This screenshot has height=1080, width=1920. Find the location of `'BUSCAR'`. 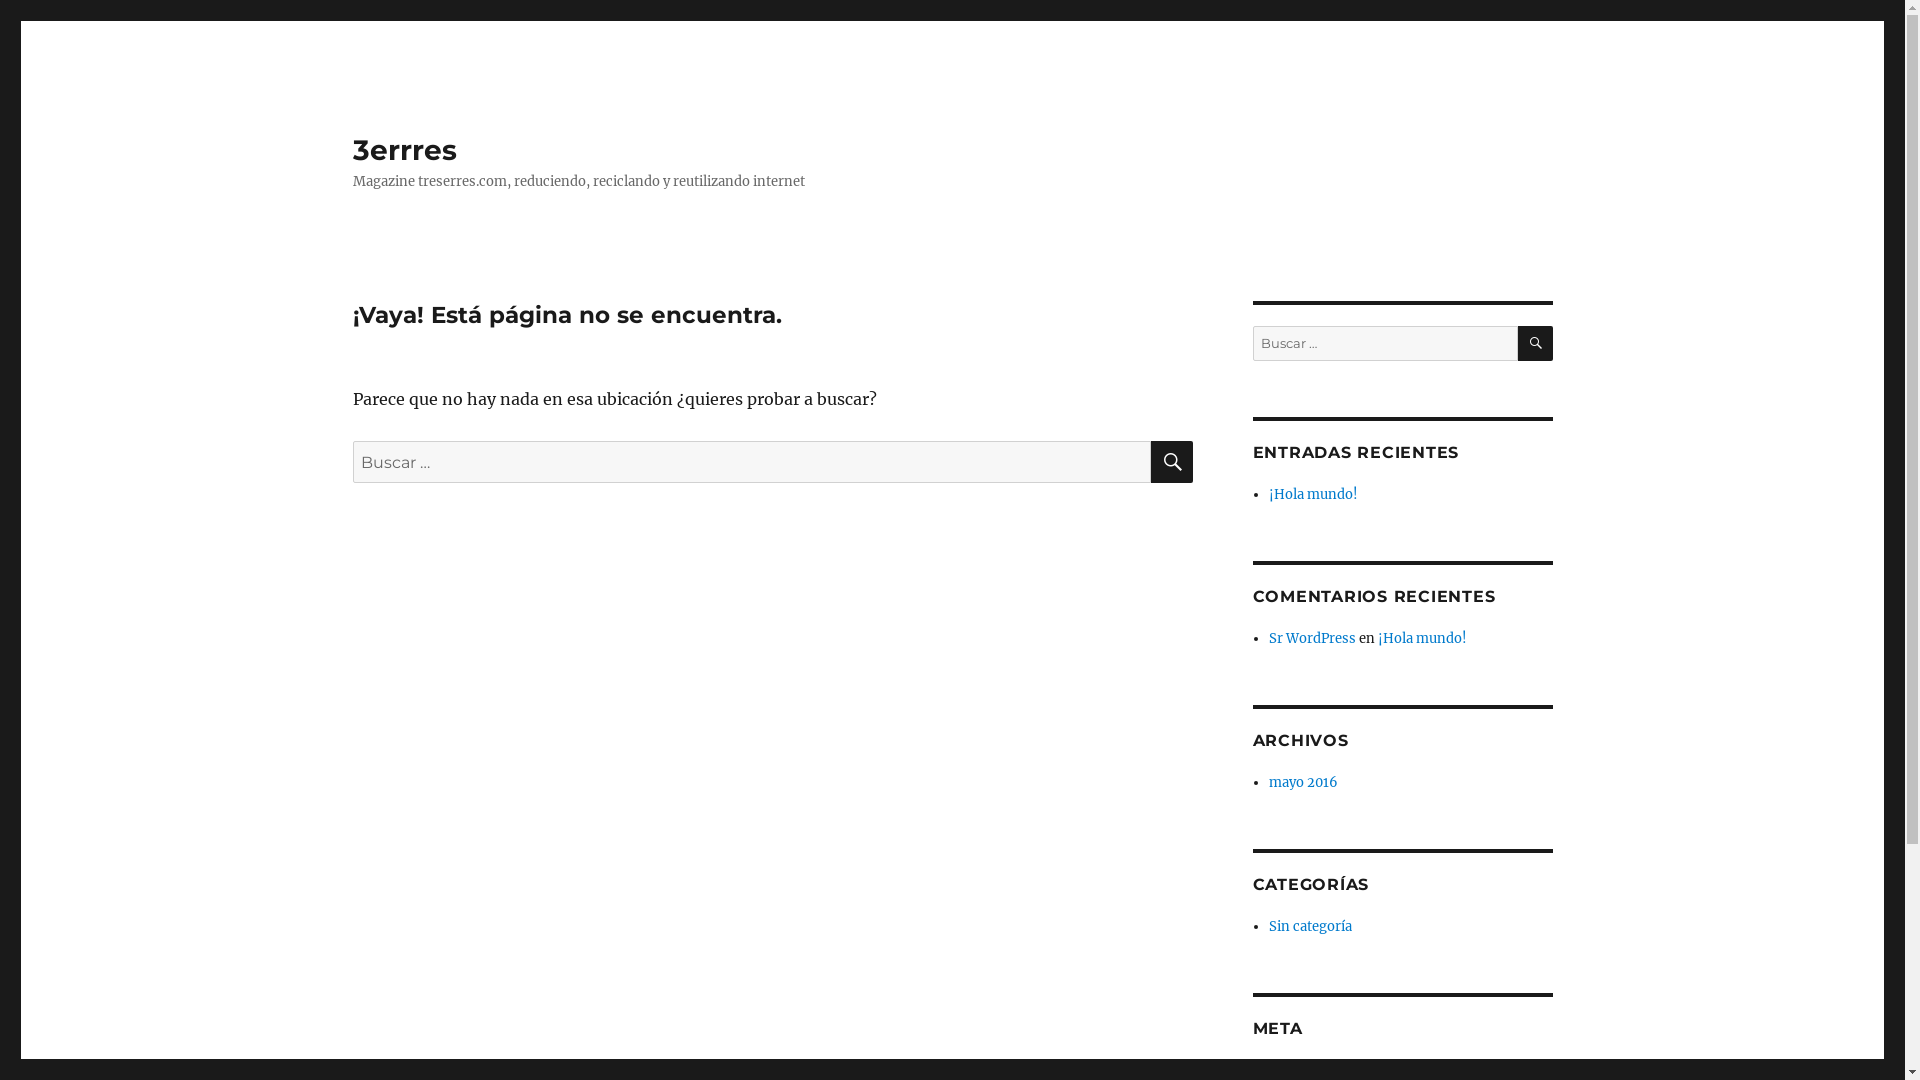

'BUSCAR' is located at coordinates (1171, 462).